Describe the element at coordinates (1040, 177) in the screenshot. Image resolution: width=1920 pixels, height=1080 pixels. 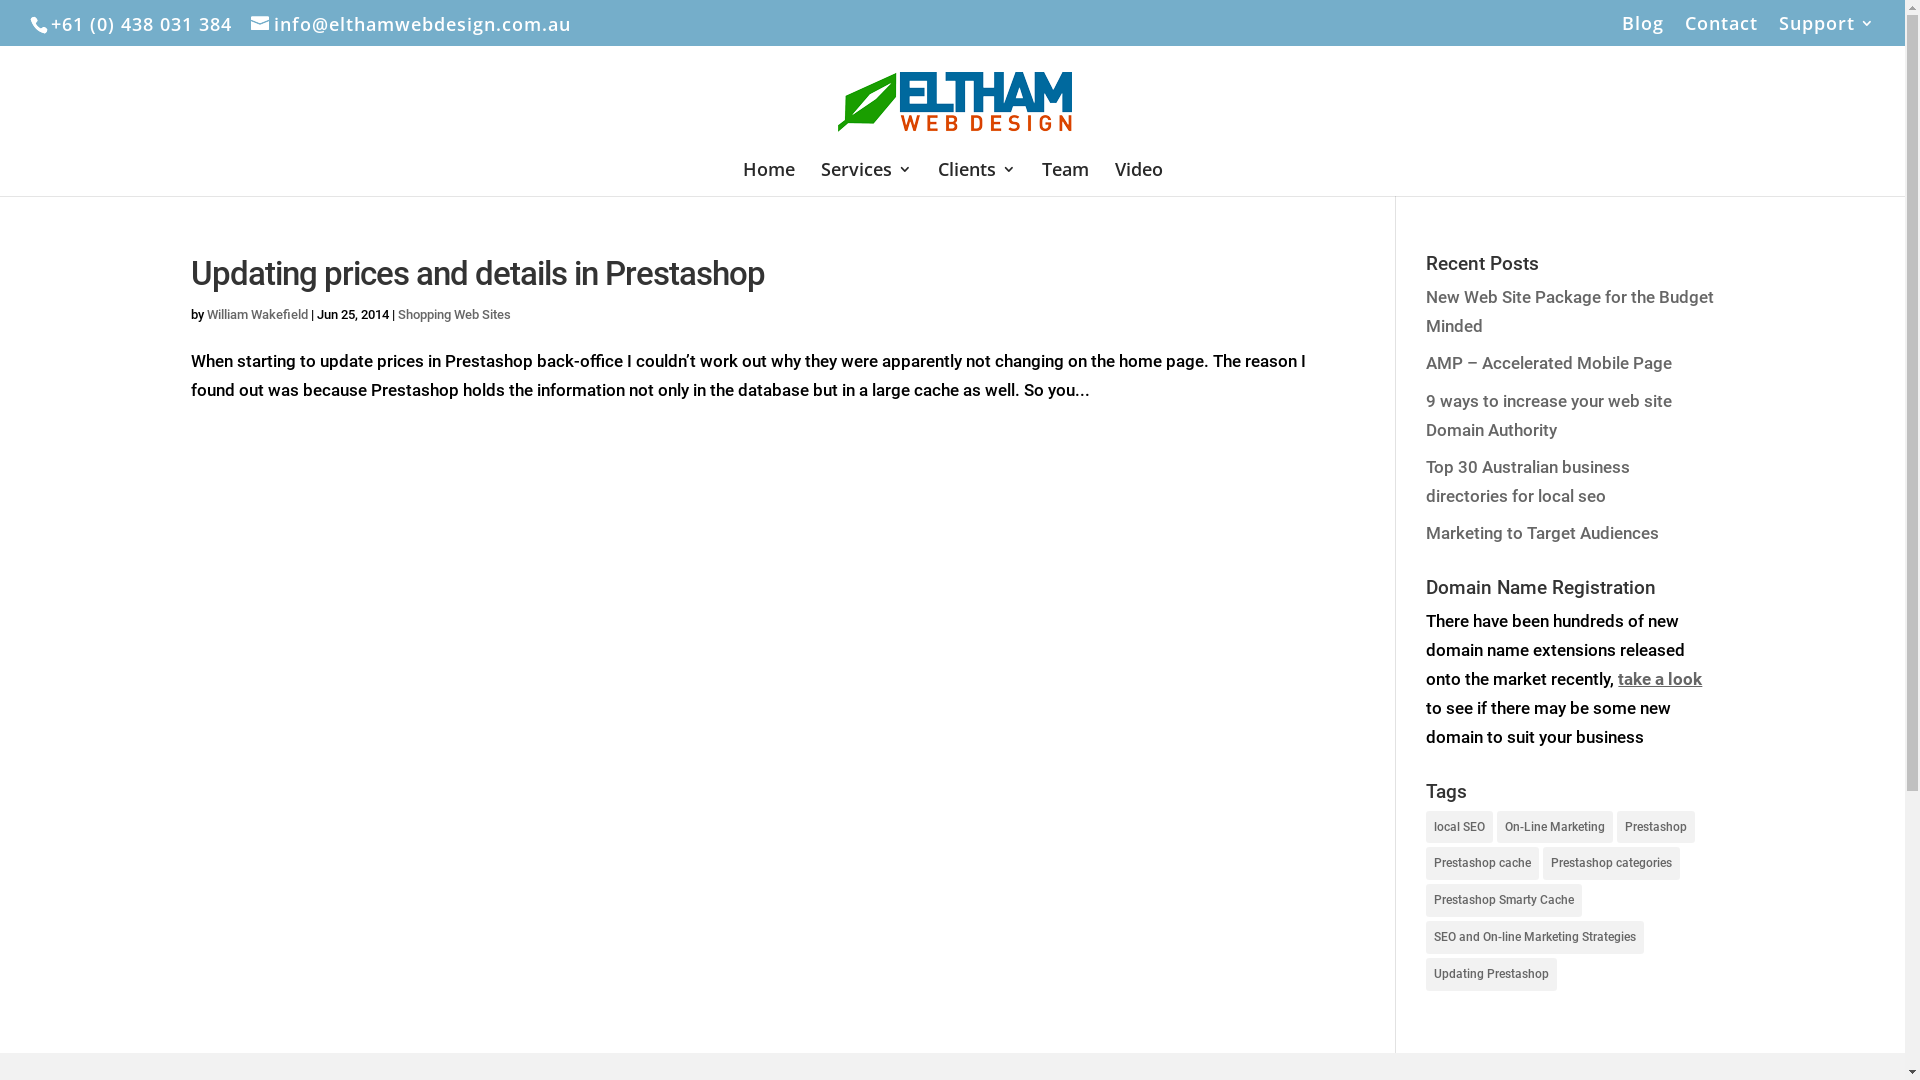
I see `'Team'` at that location.